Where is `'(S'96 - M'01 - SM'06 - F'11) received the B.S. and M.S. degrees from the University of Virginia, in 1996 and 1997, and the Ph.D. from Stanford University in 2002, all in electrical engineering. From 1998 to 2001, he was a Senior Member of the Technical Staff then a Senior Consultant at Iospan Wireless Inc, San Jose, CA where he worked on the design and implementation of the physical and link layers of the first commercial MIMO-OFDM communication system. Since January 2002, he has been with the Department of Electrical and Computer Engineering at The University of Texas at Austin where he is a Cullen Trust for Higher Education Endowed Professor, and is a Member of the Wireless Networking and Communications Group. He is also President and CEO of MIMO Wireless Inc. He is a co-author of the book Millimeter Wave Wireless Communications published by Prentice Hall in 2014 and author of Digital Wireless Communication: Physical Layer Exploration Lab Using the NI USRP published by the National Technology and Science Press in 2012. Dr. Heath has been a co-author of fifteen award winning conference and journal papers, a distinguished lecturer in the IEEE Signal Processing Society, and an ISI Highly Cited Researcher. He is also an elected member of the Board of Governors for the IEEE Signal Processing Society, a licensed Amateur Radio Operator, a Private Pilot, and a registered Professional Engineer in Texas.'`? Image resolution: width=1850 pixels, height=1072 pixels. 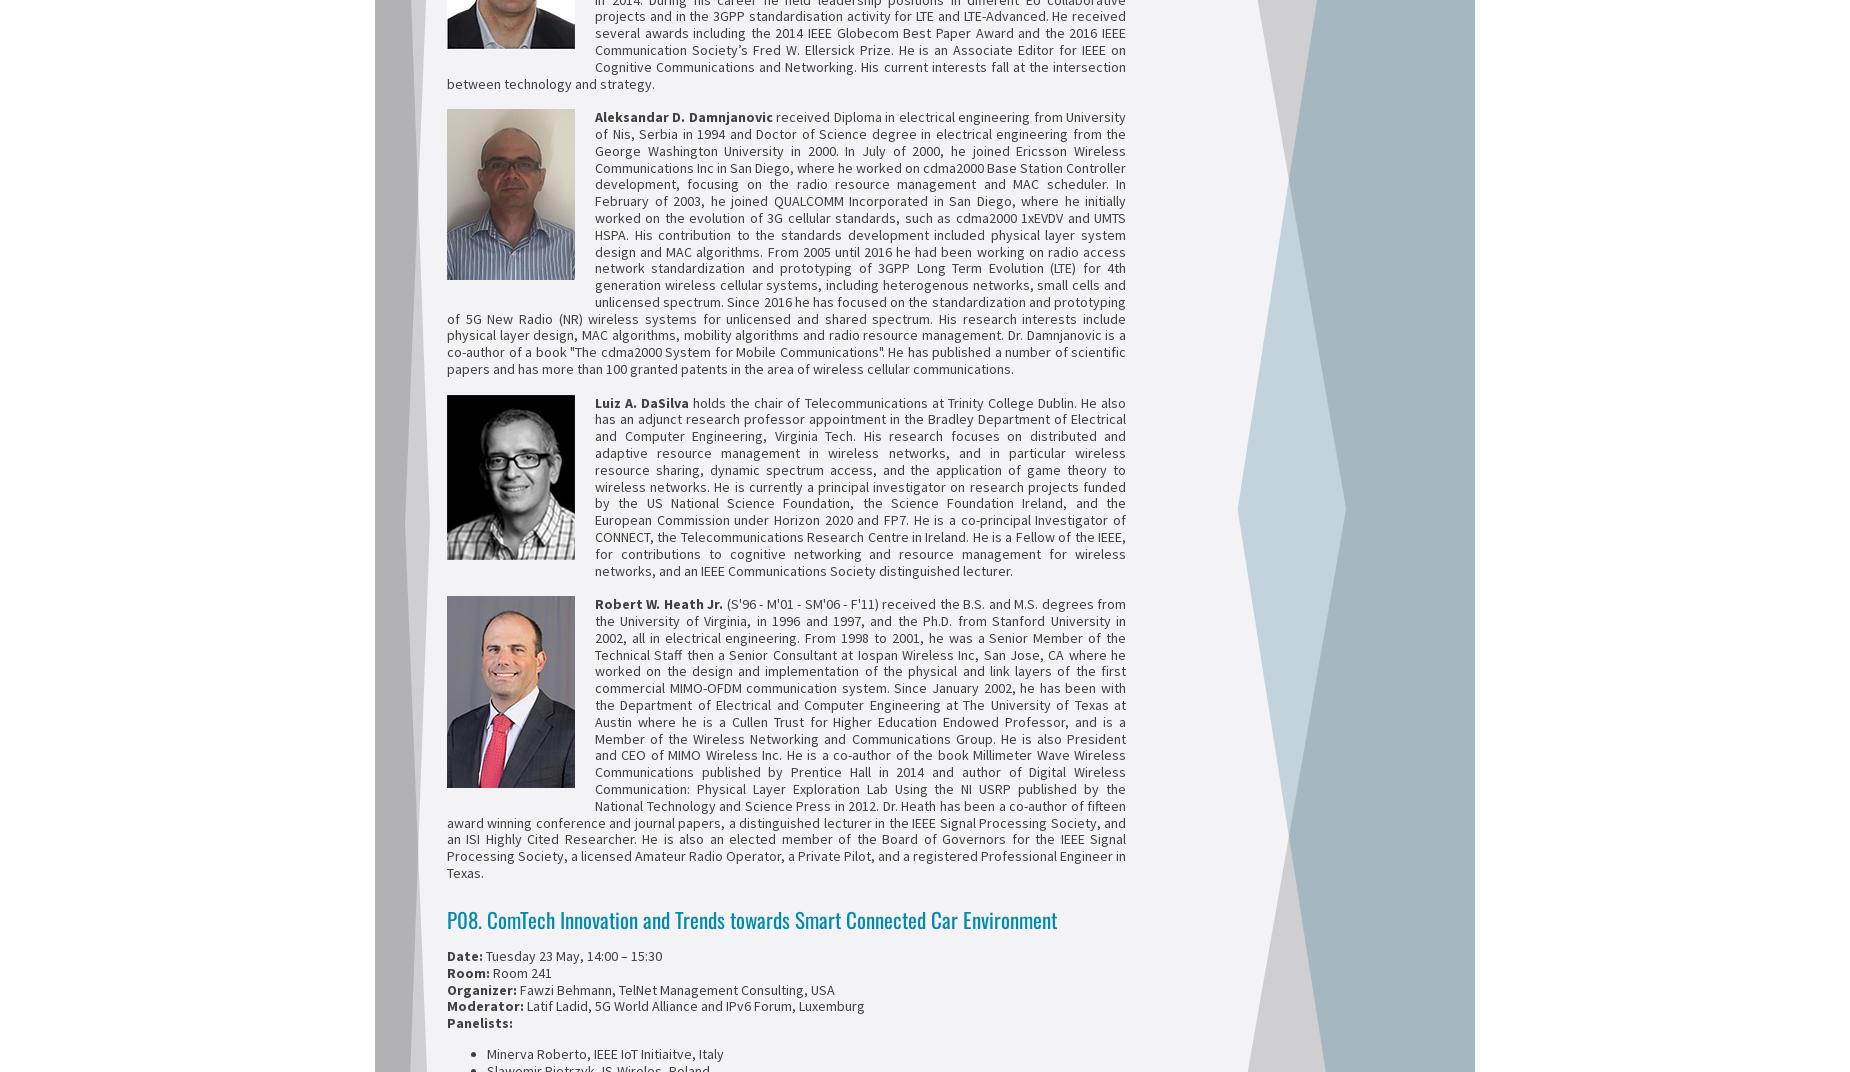 '(S'96 - M'01 - SM'06 - F'11) received the B.S. and M.S. degrees from the University of Virginia, in 1996 and 1997, and the Ph.D. from Stanford University in 2002, all in electrical engineering. From 1998 to 2001, he was a Senior Member of the Technical Staff then a Senior Consultant at Iospan Wireless Inc, San Jose, CA where he worked on the design and implementation of the physical and link layers of the first commercial MIMO-OFDM communication system. Since January 2002, he has been with the Department of Electrical and Computer Engineering at The University of Texas at Austin where he is a Cullen Trust for Higher Education Endowed Professor, and is a Member of the Wireless Networking and Communications Group. He is also President and CEO of MIMO Wireless Inc. He is a co-author of the book Millimeter Wave Wireless Communications published by Prentice Hall in 2014 and author of Digital Wireless Communication: Physical Layer Exploration Lab Using the NI USRP published by the National Technology and Science Press in 2012. Dr. Heath has been a co-author of fifteen award winning conference and journal papers, a distinguished lecturer in the IEEE Signal Processing Society, and an ISI Highly Cited Researcher. He is also an elected member of the Board of Governors for the IEEE Signal Processing Society, a licensed Amateur Radio Operator, a Private Pilot, and a registered Professional Engineer in Texas.' is located at coordinates (786, 736).